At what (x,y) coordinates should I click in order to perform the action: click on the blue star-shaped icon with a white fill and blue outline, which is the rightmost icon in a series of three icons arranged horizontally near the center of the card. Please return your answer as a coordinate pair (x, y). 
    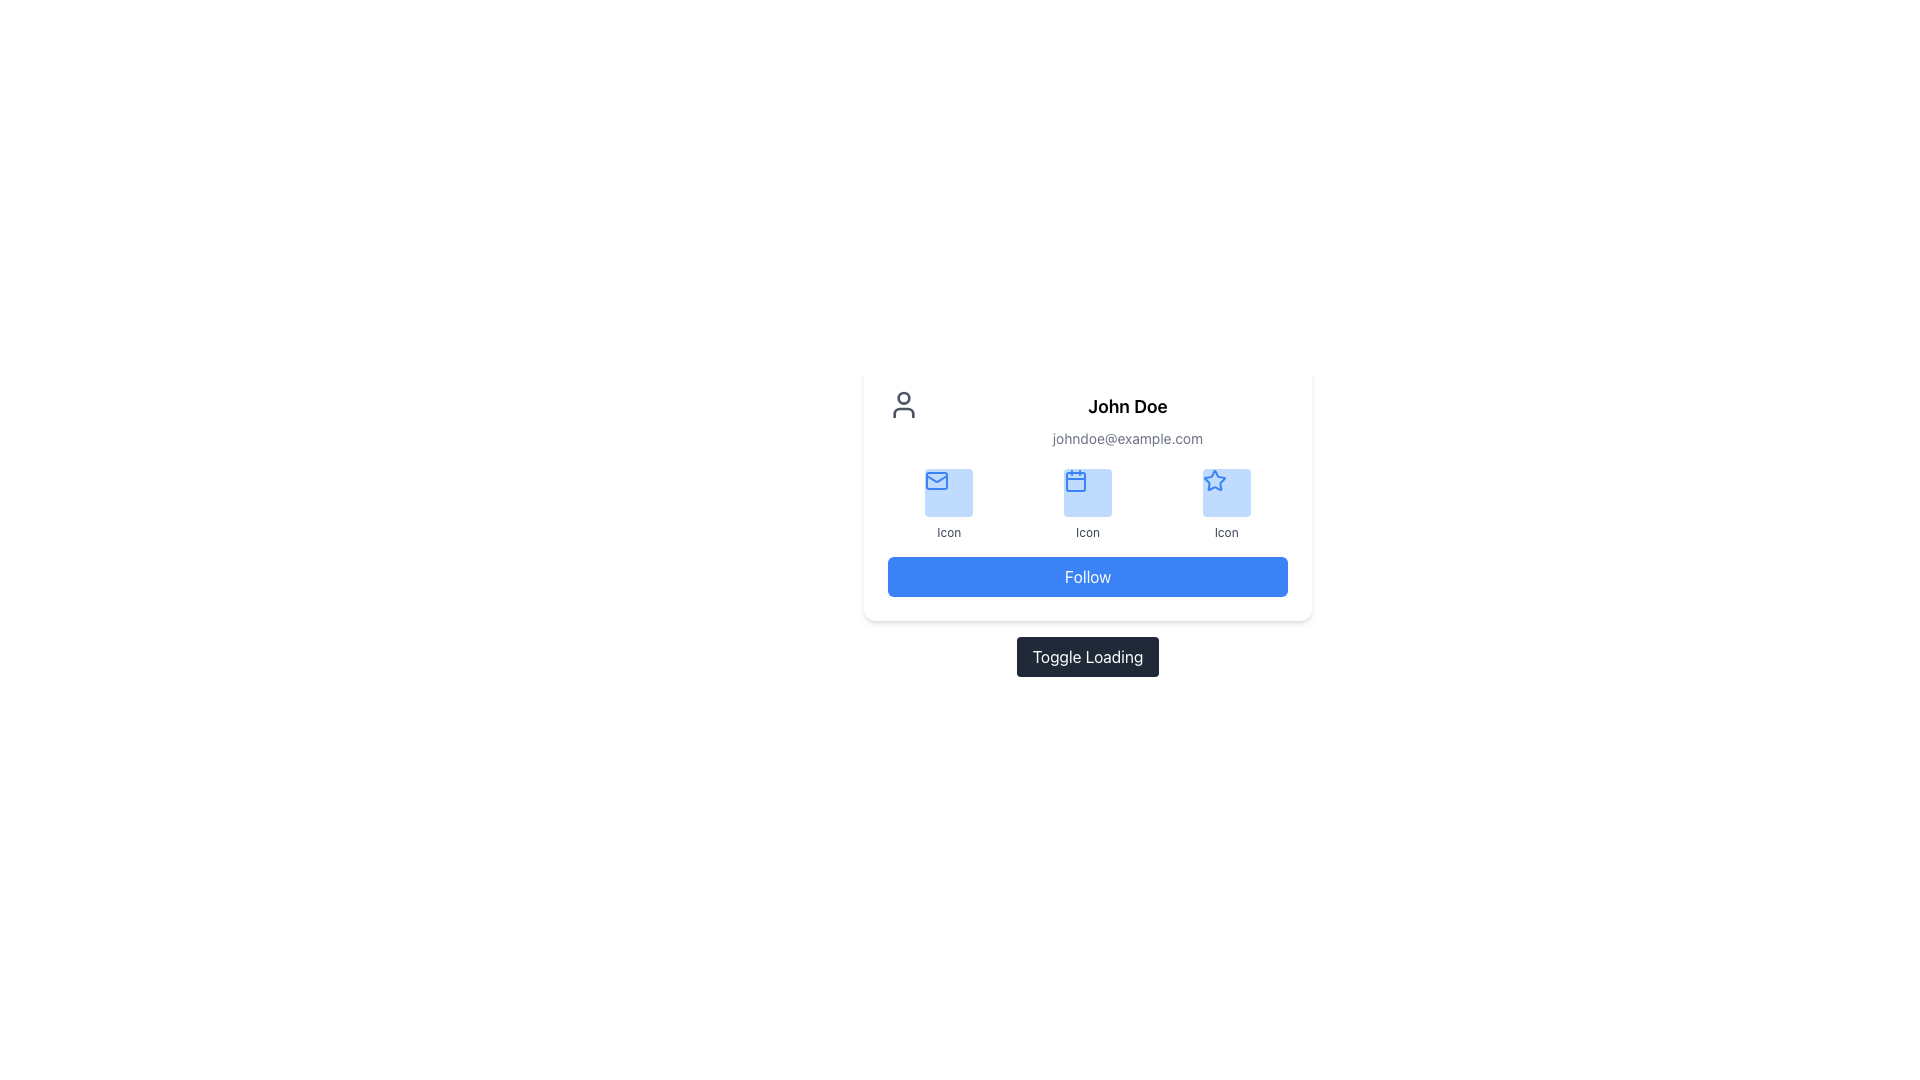
    Looking at the image, I should click on (1213, 481).